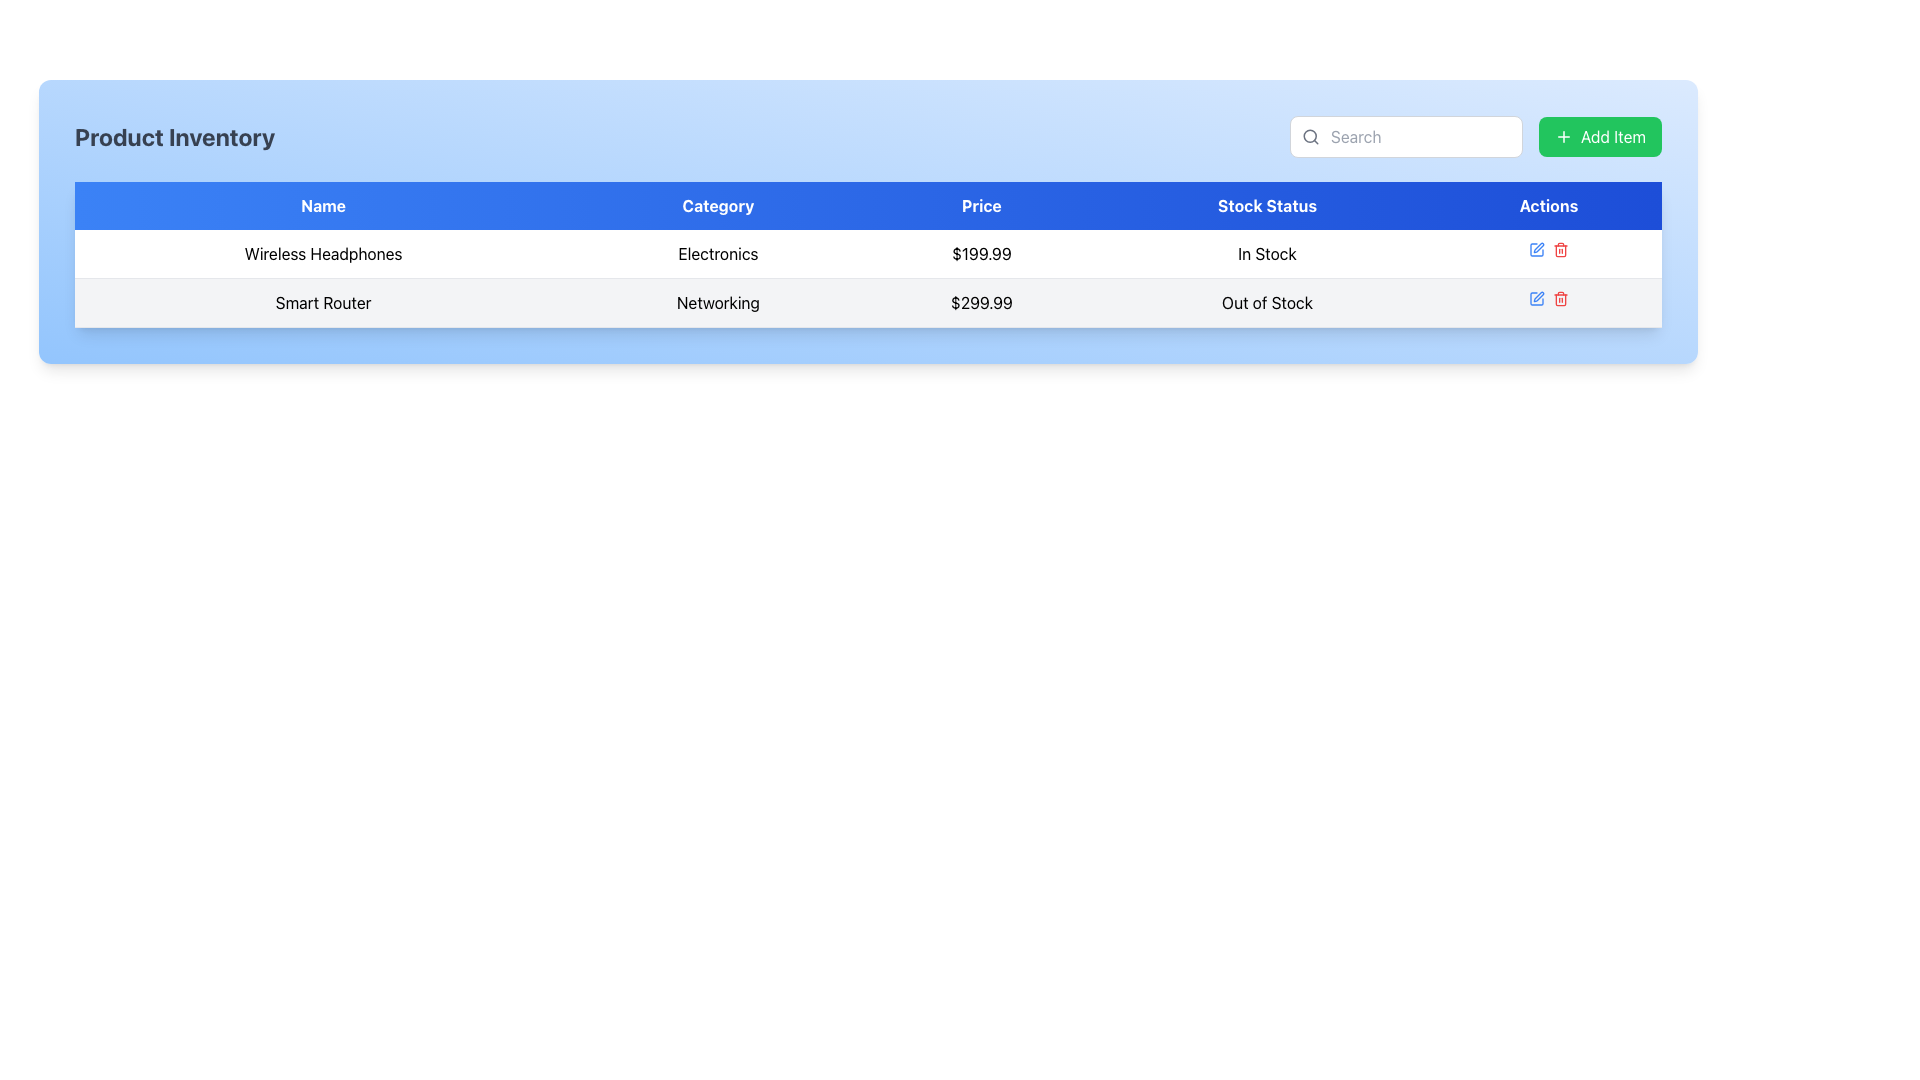 This screenshot has width=1920, height=1080. I want to click on the trash can icon button located in the actions column of the first row of the table, so click(1559, 249).